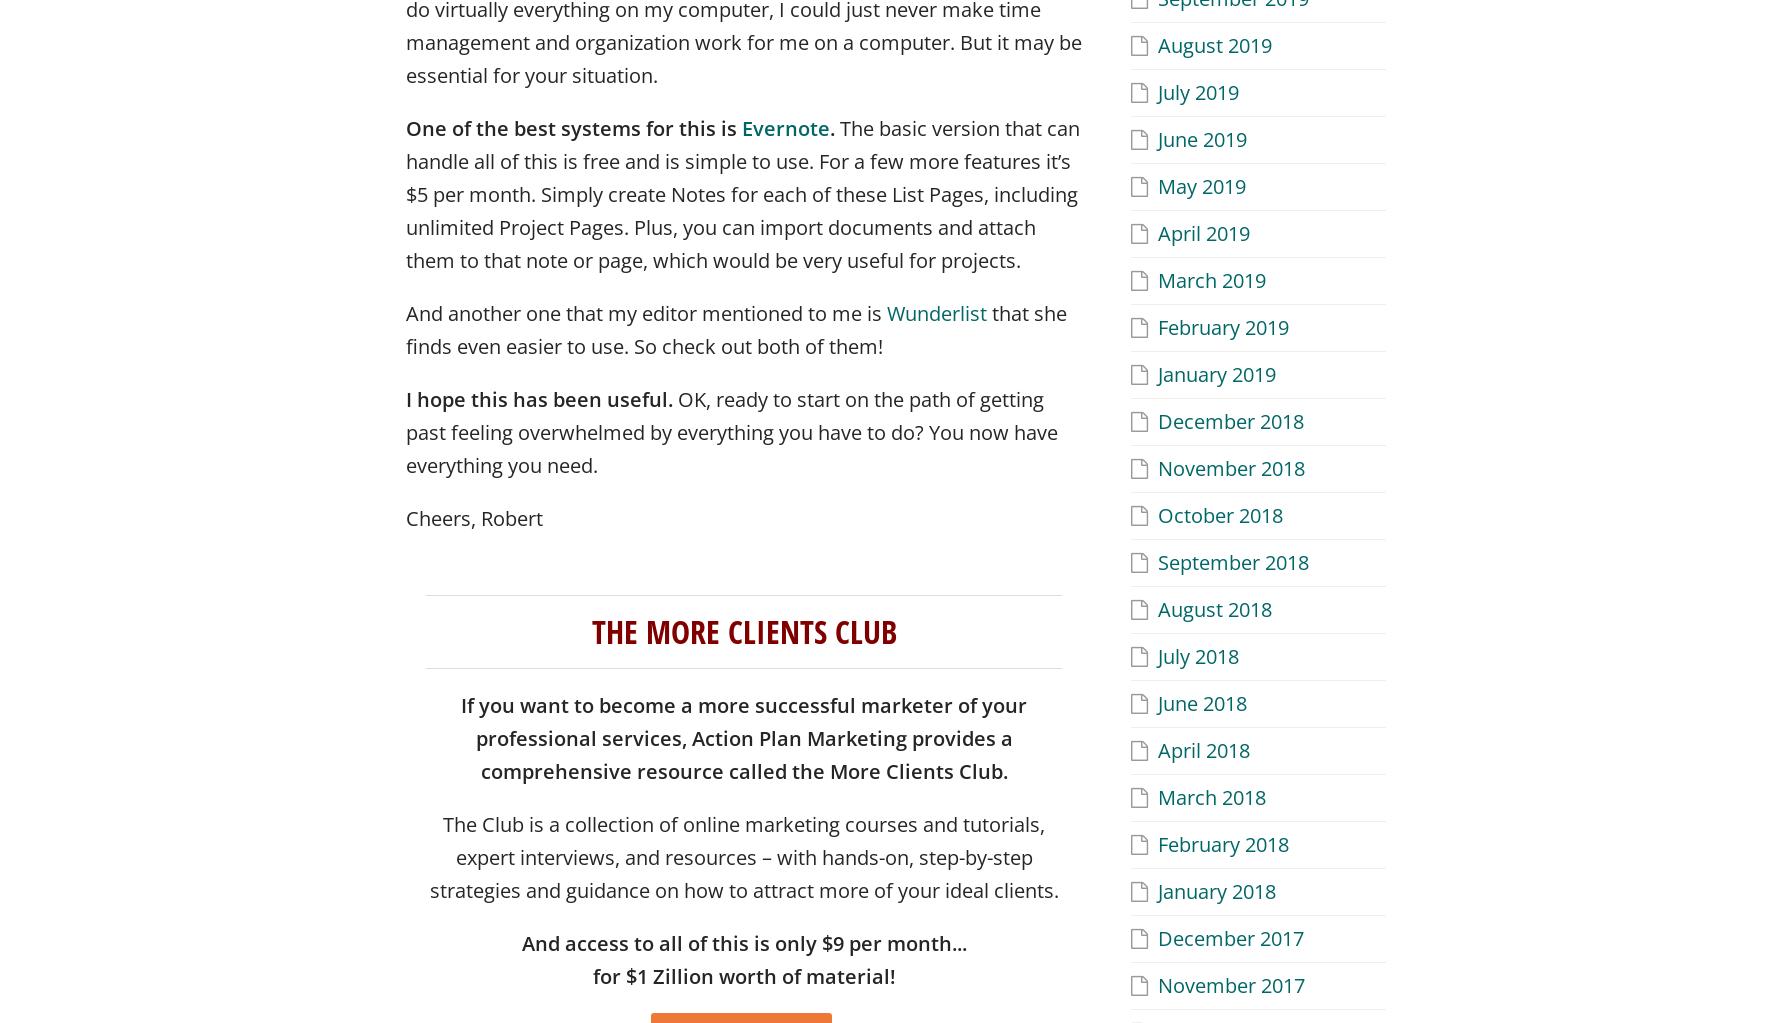  What do you see at coordinates (1230, 420) in the screenshot?
I see `'December 2018'` at bounding box center [1230, 420].